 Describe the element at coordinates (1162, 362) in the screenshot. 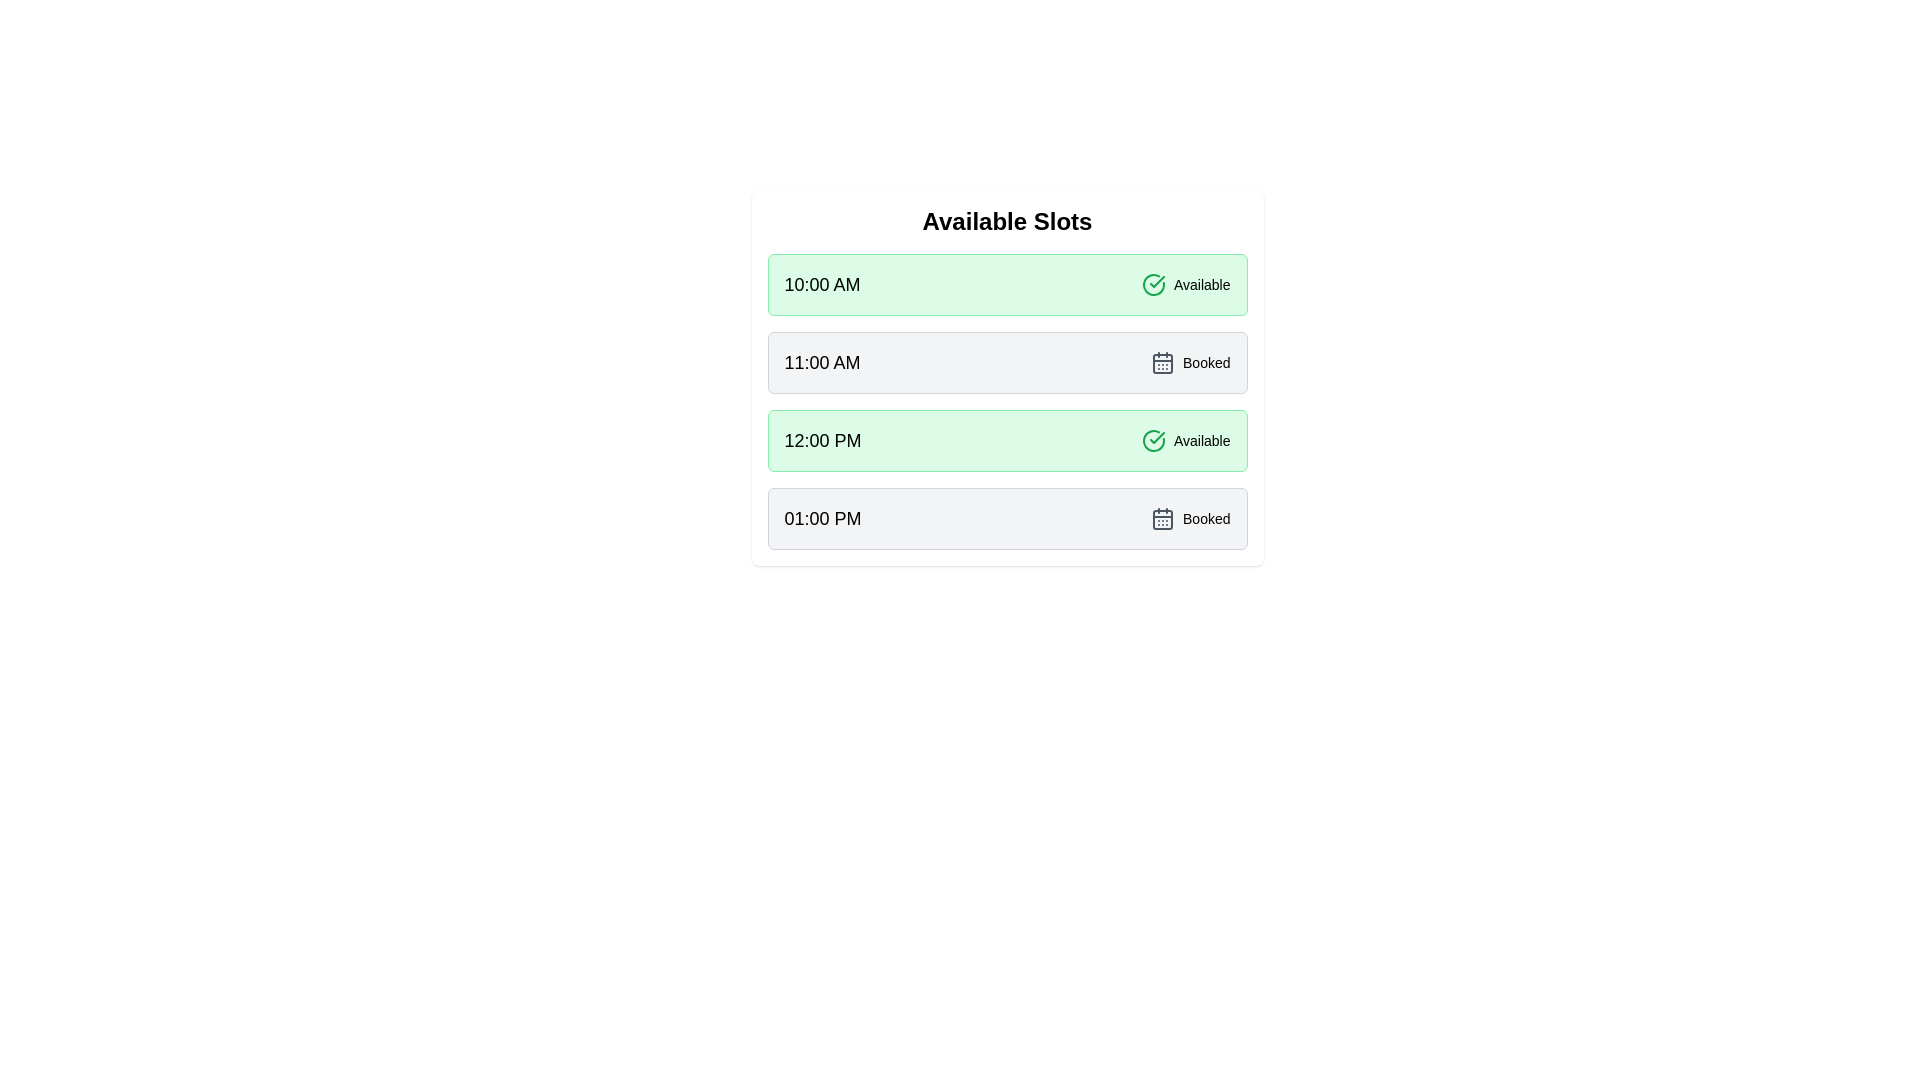

I see `the status icon for 11:00 AM to view its meaning` at that location.